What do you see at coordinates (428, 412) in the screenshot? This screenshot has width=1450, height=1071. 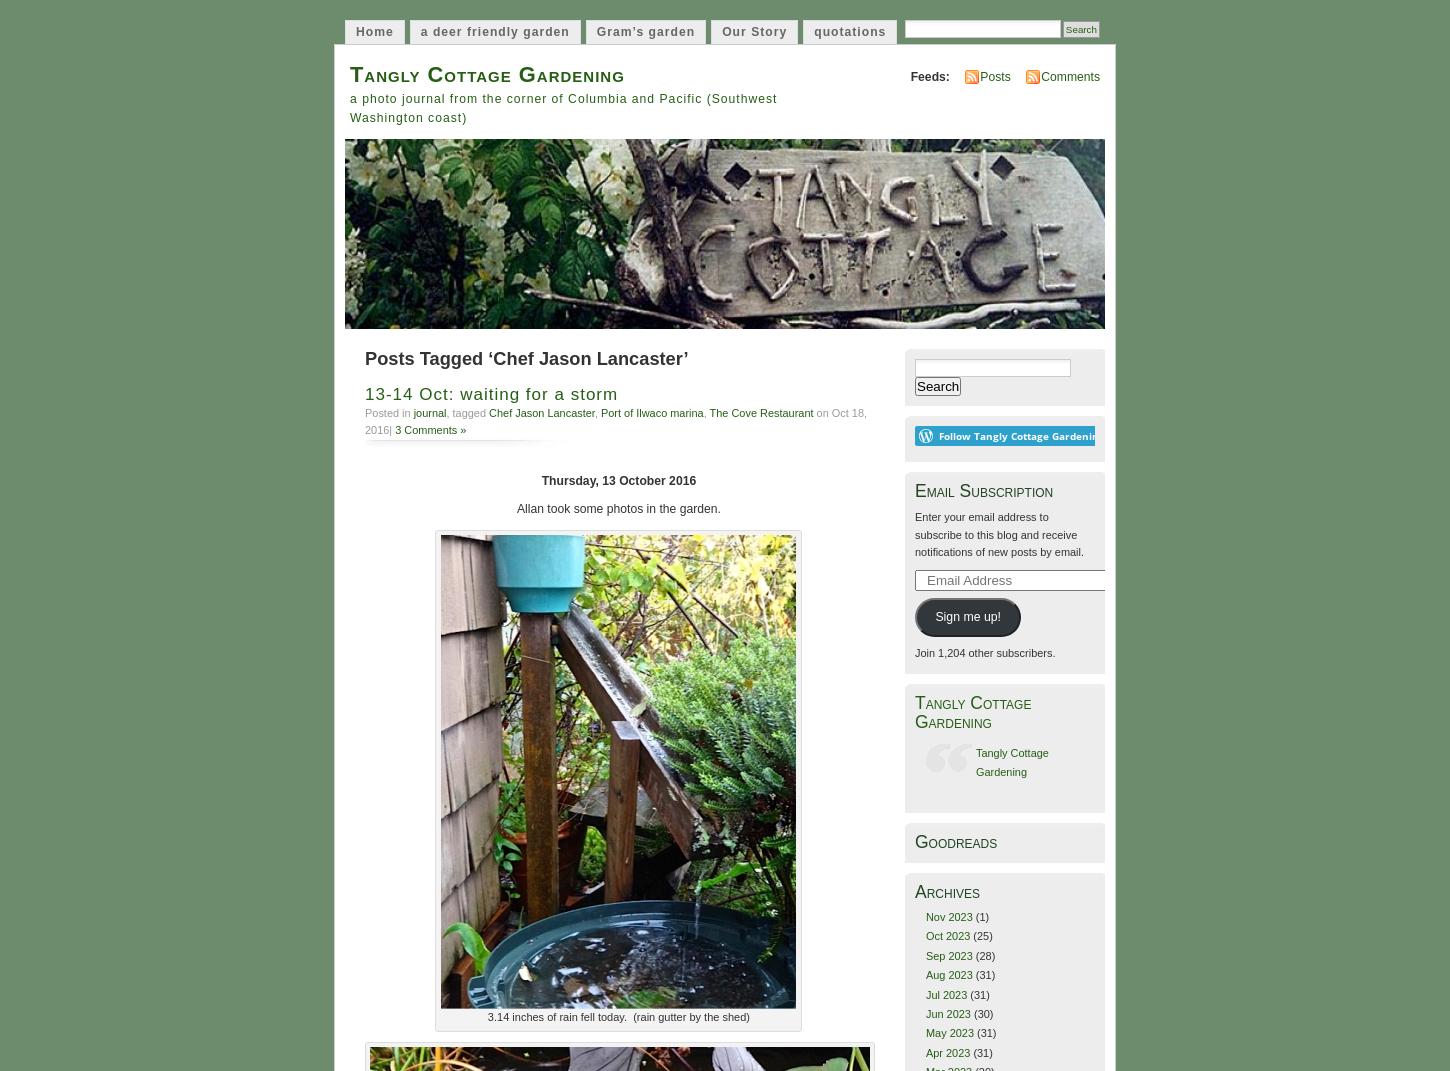 I see `'journal'` at bounding box center [428, 412].